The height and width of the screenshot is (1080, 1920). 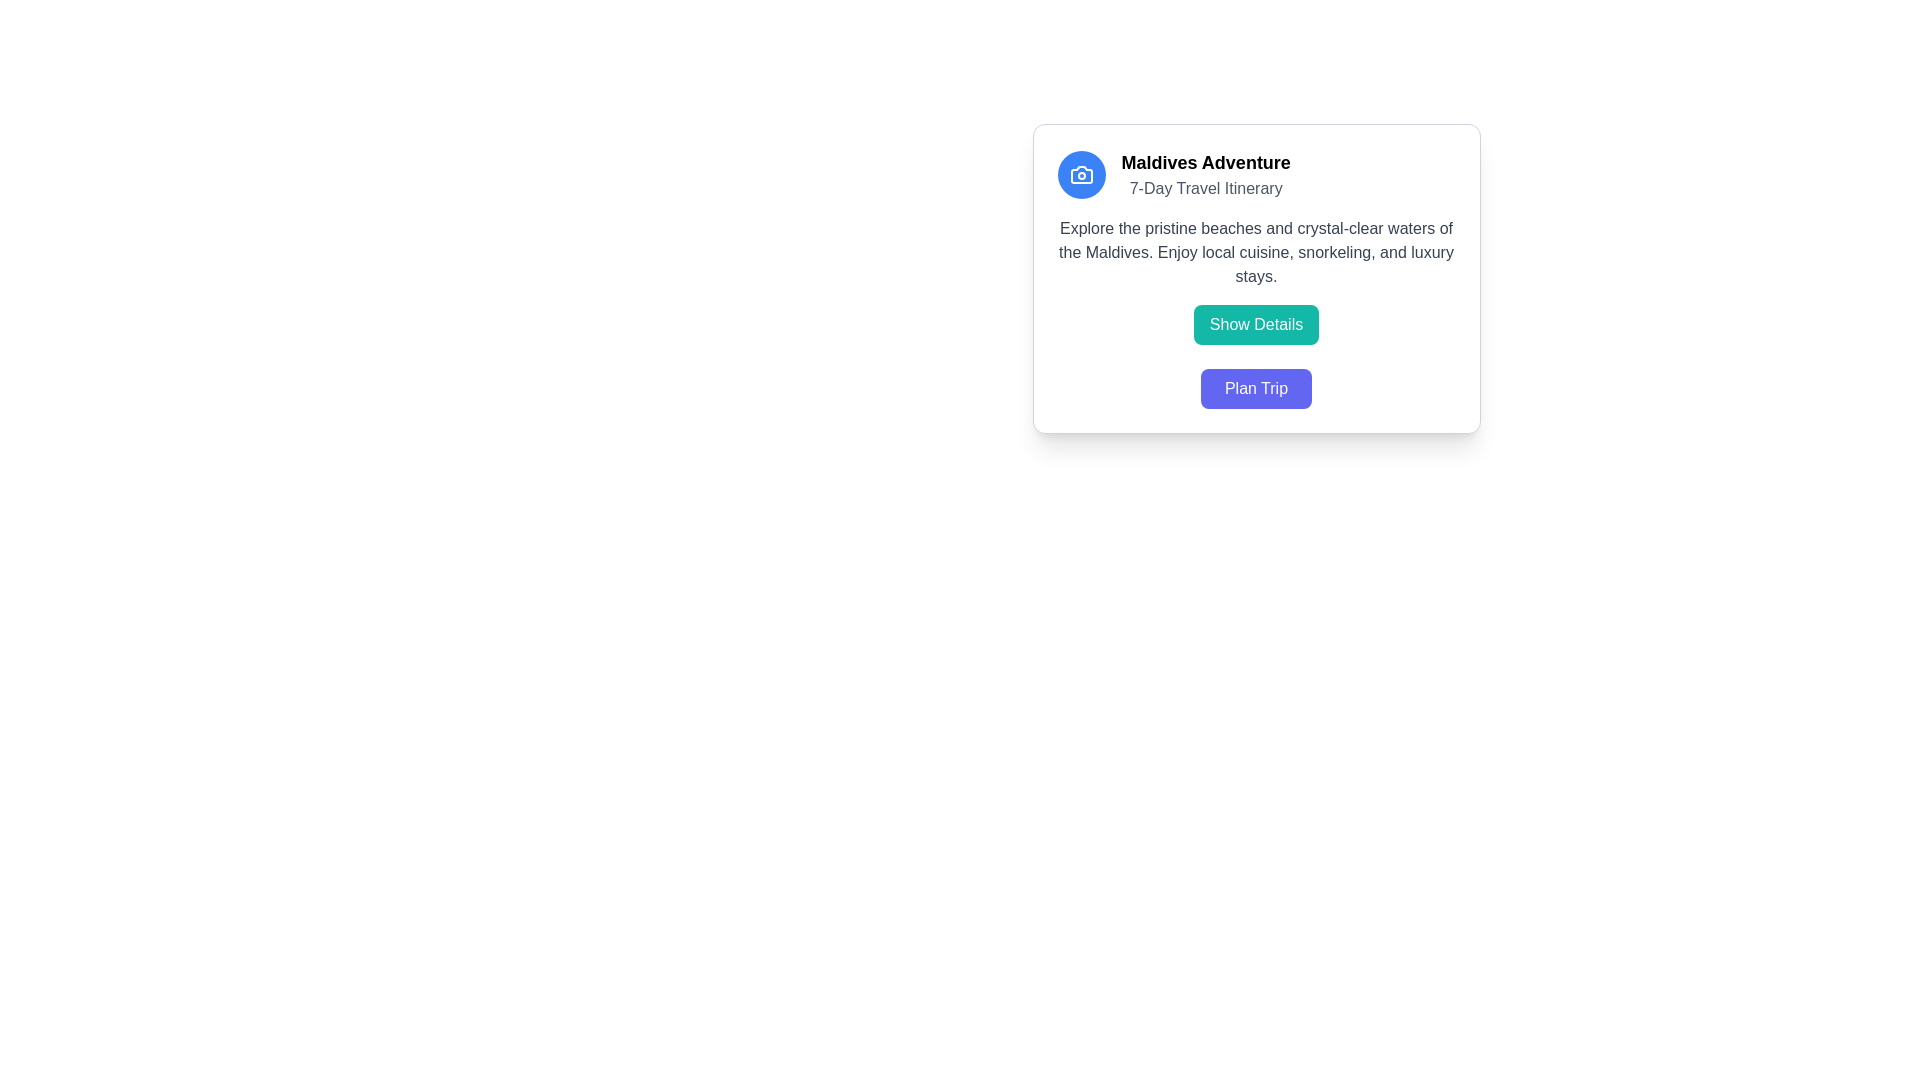 I want to click on the 'Show Details' button, which has a teal background and white text, located in the lower central portion of the card layout for 'Maldives Adventure', so click(x=1255, y=323).